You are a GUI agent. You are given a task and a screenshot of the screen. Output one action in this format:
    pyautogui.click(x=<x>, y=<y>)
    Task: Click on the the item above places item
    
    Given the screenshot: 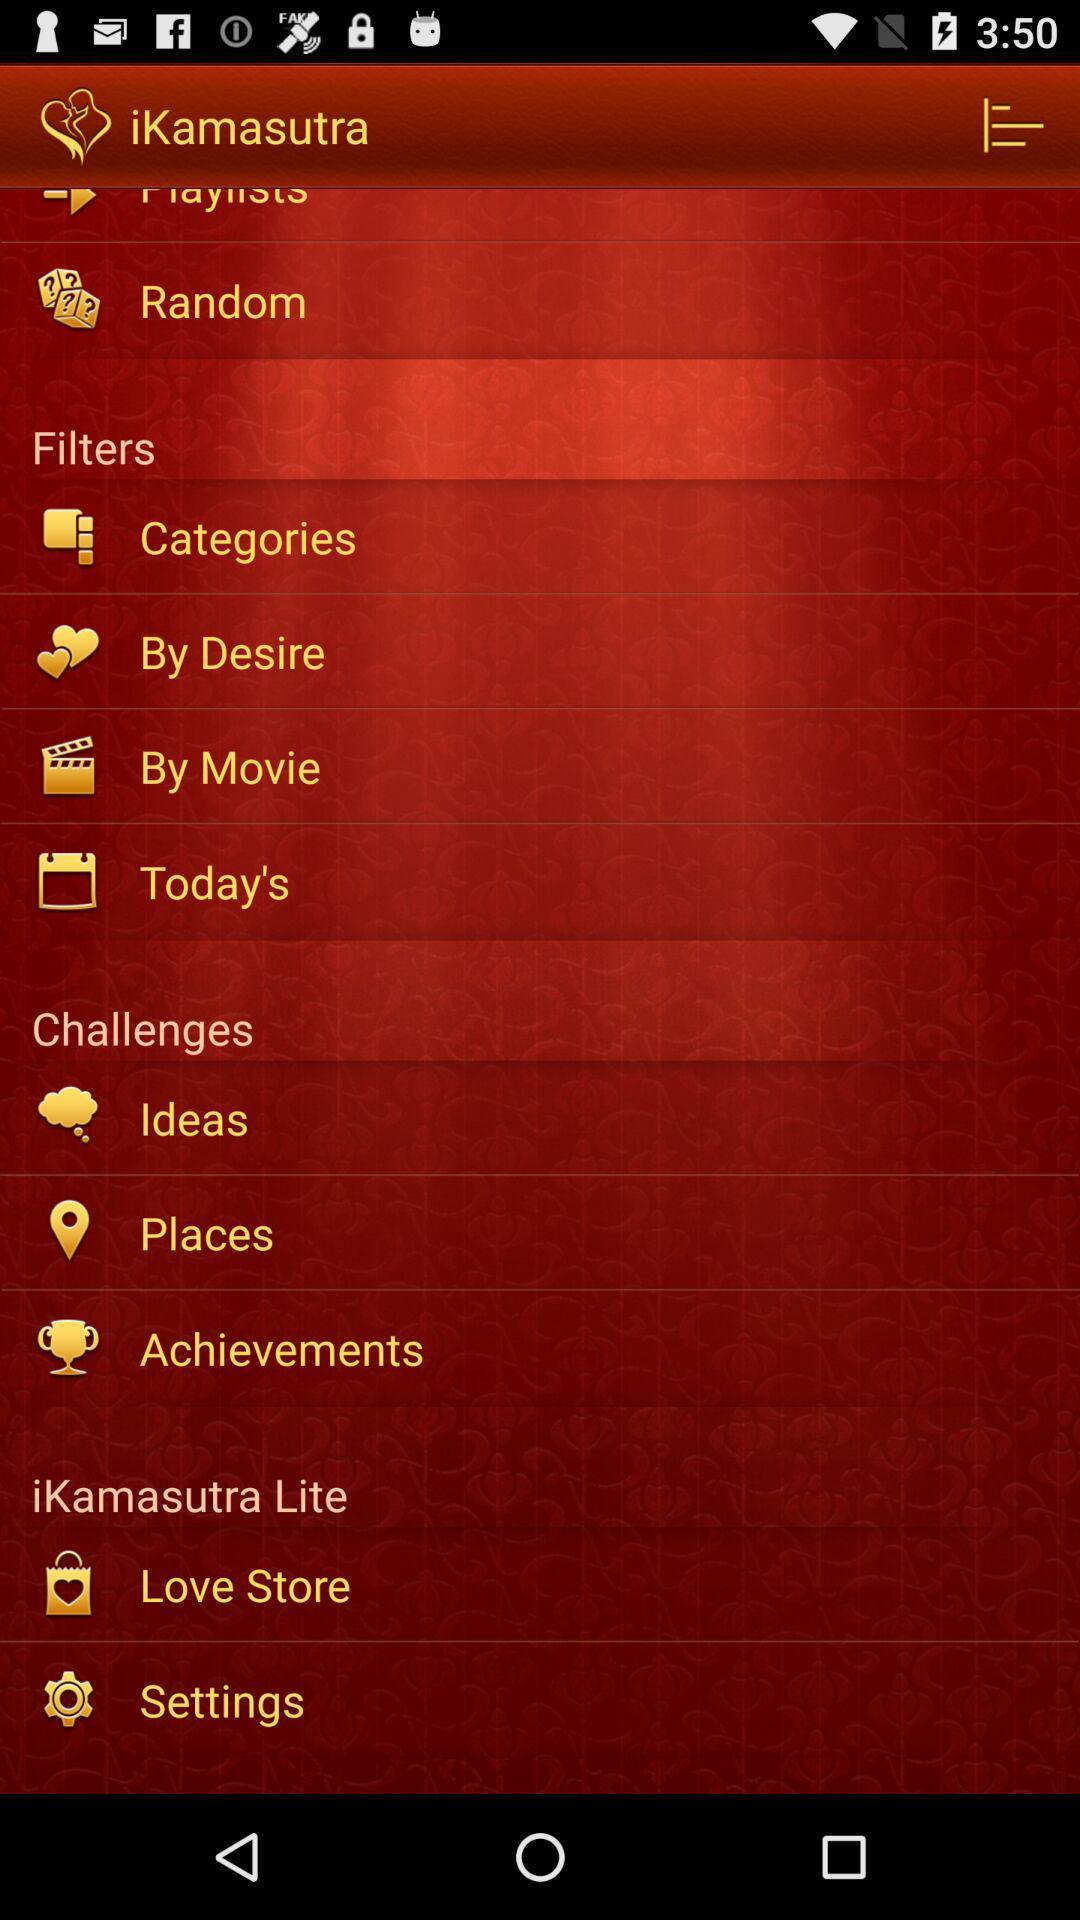 What is the action you would take?
    pyautogui.click(x=595, y=1116)
    